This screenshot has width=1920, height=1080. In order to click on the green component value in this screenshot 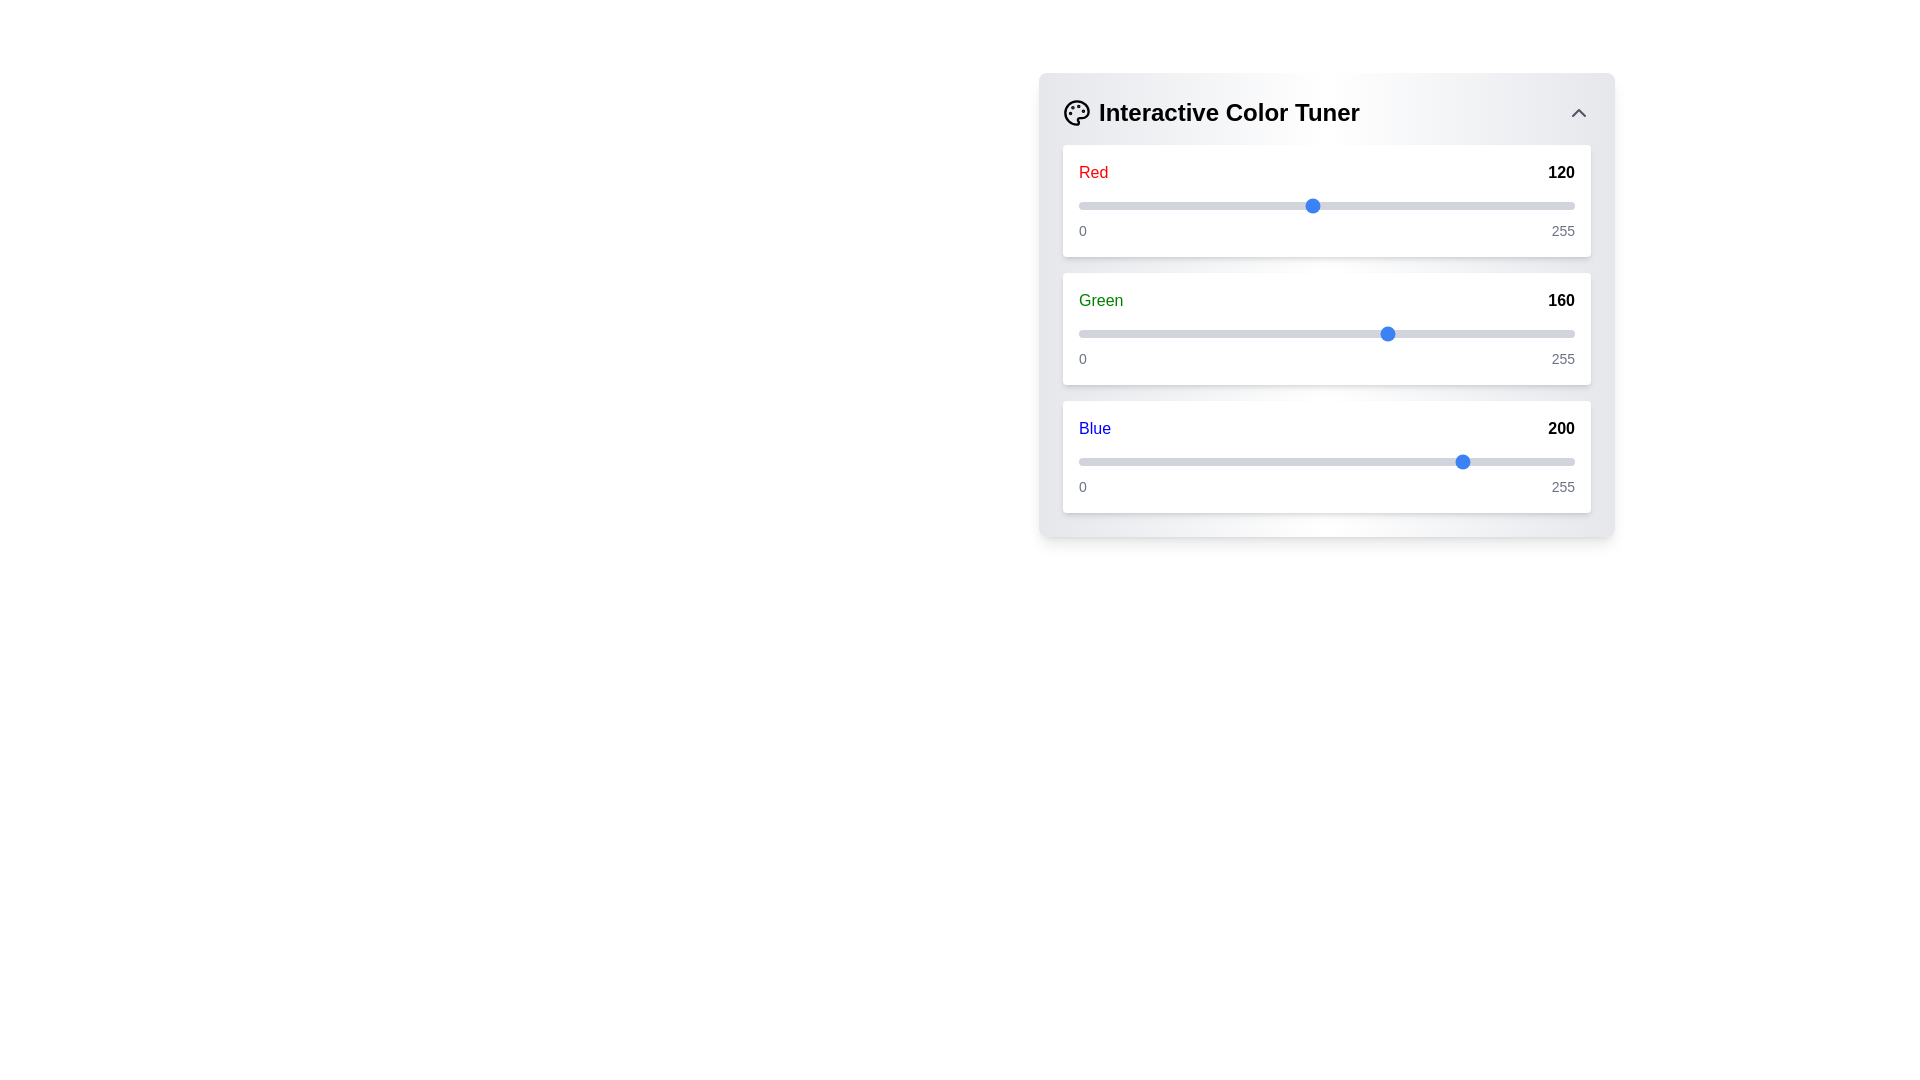, I will do `click(1152, 333)`.